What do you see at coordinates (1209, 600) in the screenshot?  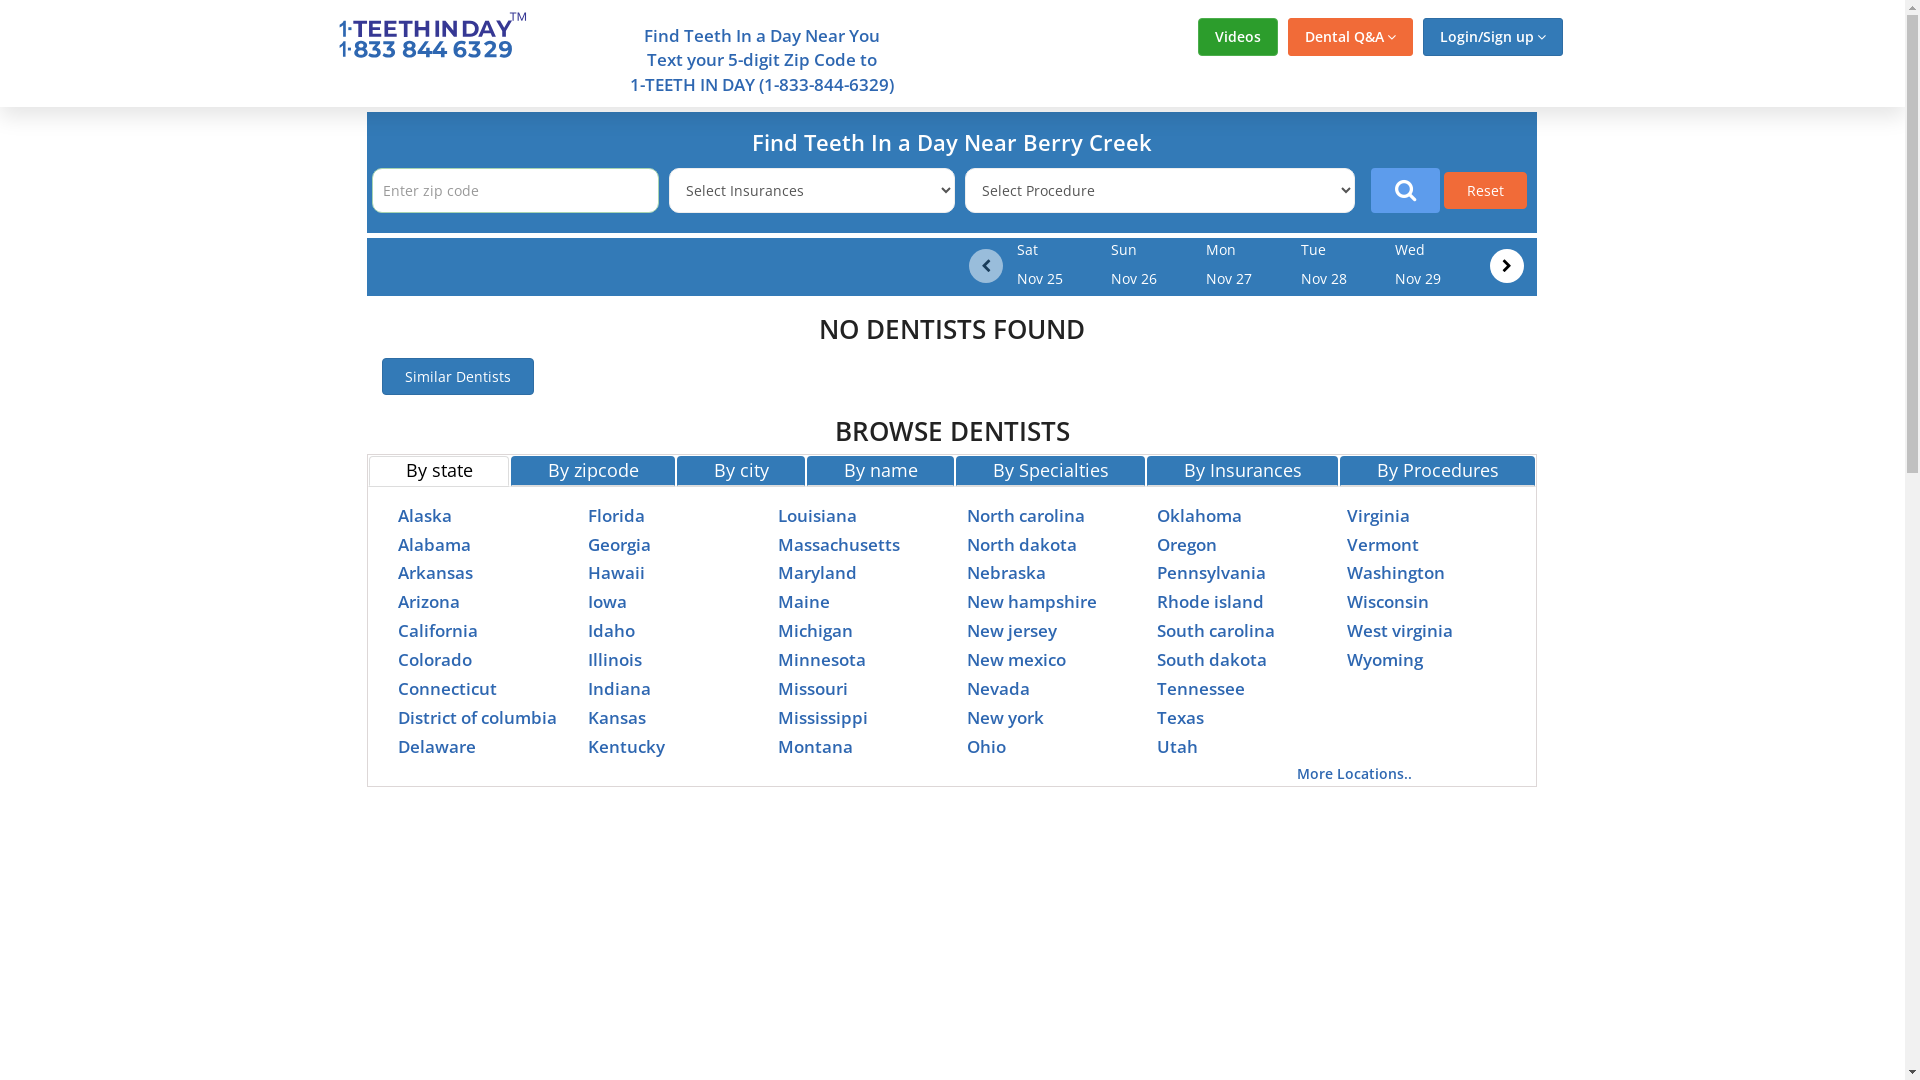 I see `'Rhode island'` at bounding box center [1209, 600].